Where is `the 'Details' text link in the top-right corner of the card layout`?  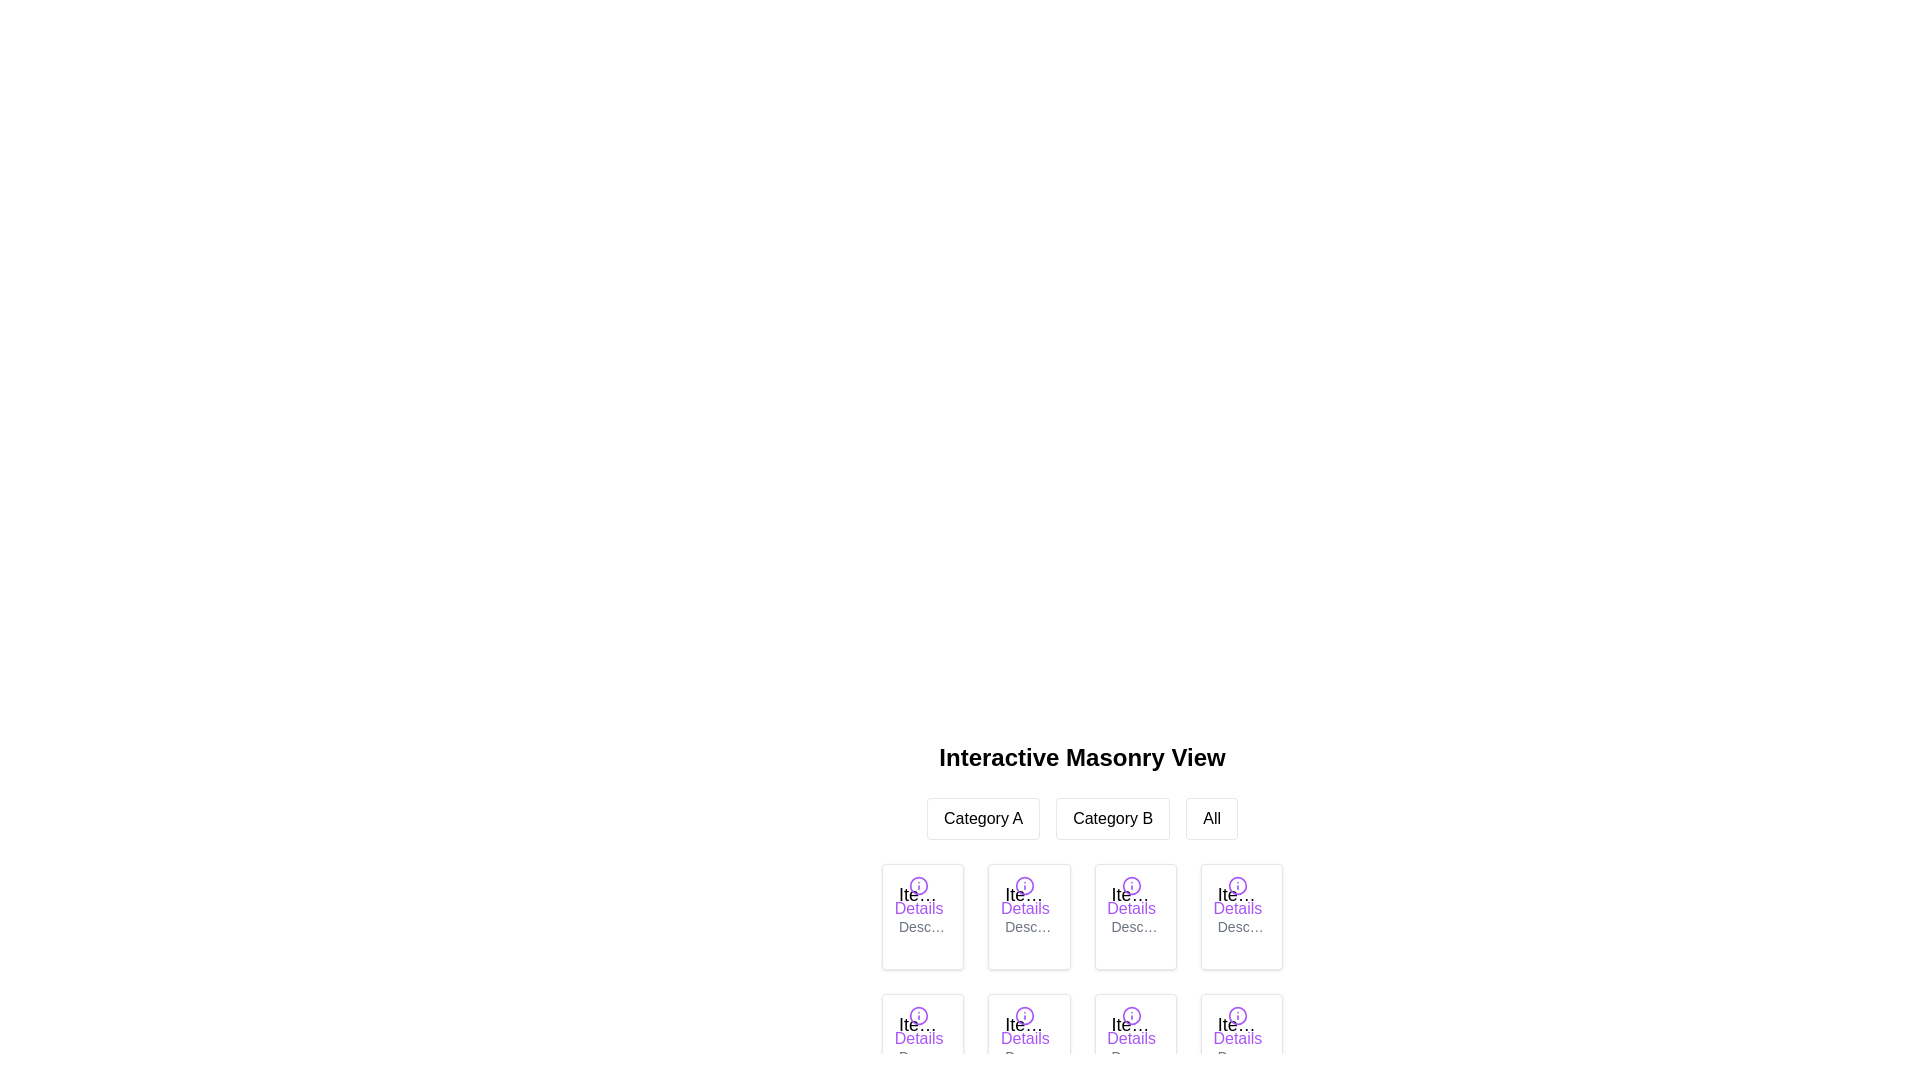
the 'Details' text link in the top-right corner of the card layout is located at coordinates (1236, 1026).